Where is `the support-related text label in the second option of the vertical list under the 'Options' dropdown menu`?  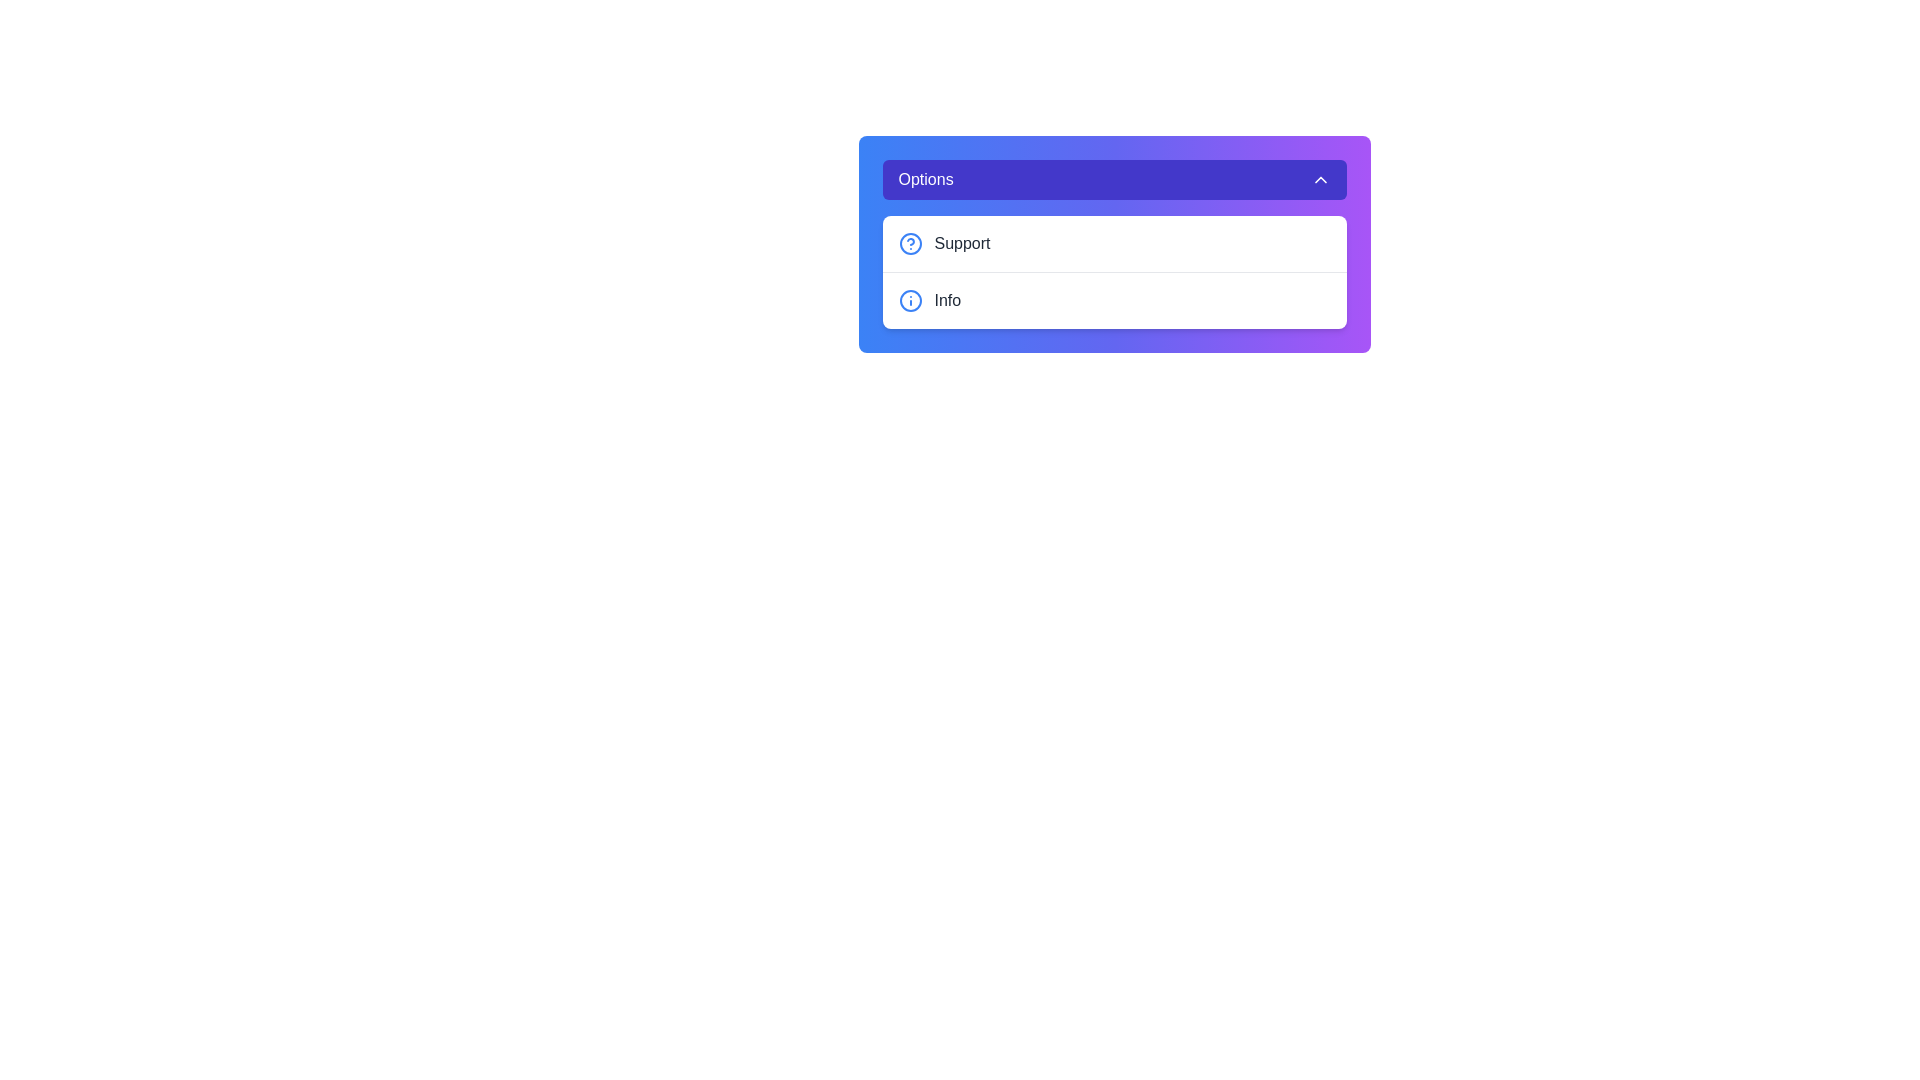
the support-related text label in the second option of the vertical list under the 'Options' dropdown menu is located at coordinates (962, 242).